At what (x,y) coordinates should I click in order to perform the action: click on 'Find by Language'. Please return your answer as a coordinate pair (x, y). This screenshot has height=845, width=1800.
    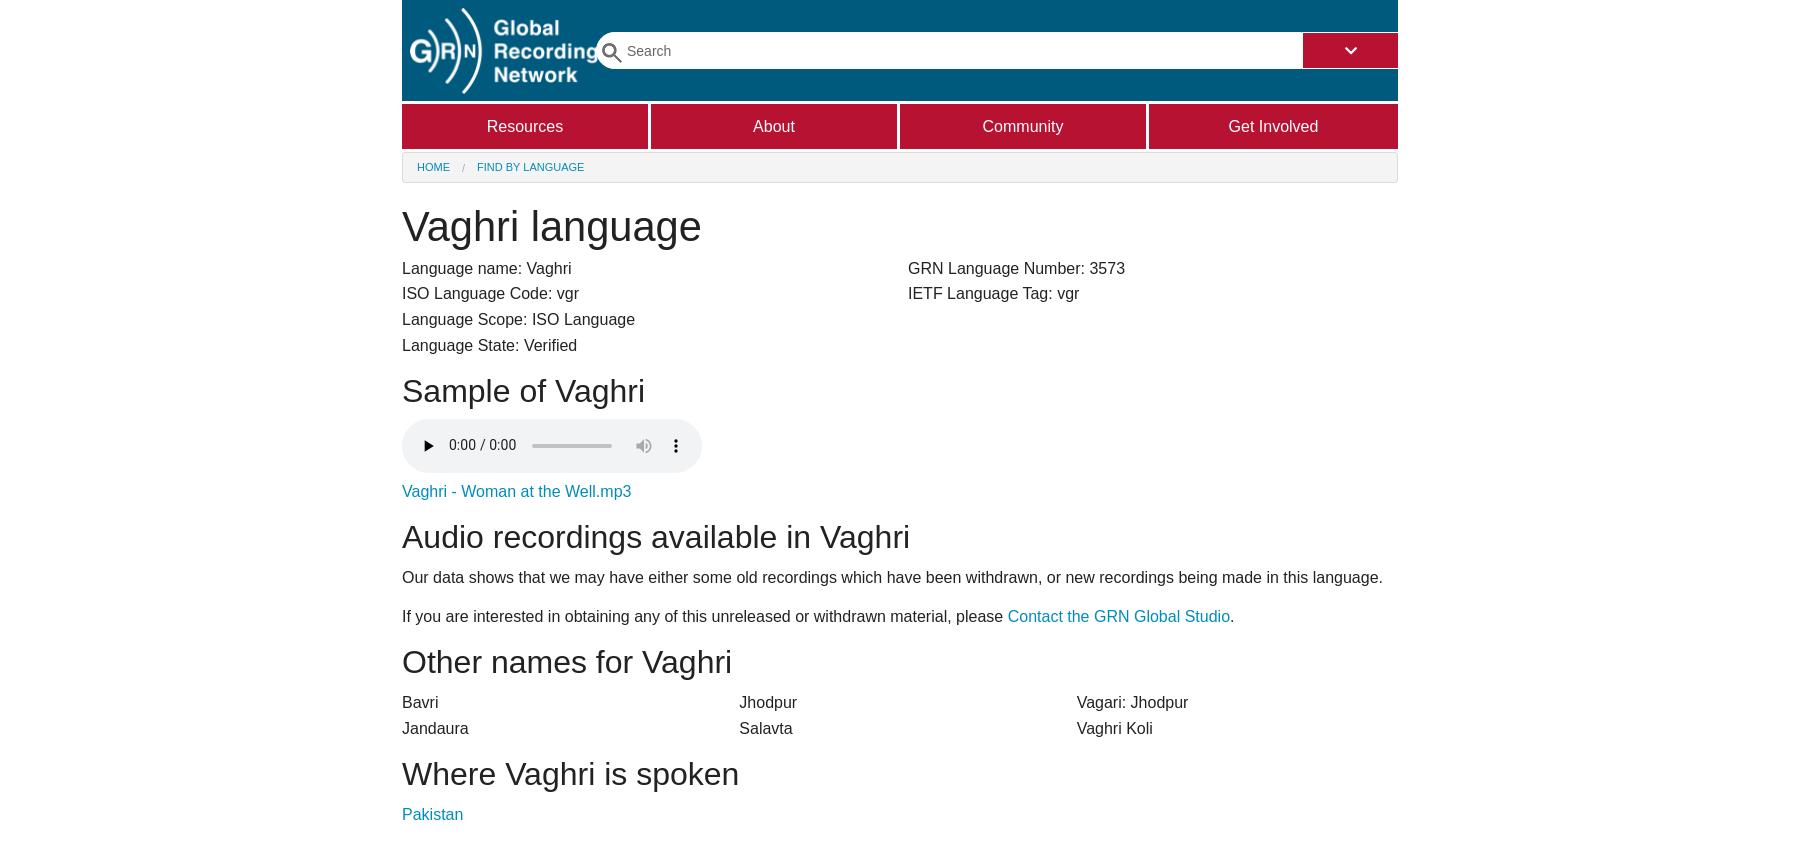
    Looking at the image, I should click on (529, 166).